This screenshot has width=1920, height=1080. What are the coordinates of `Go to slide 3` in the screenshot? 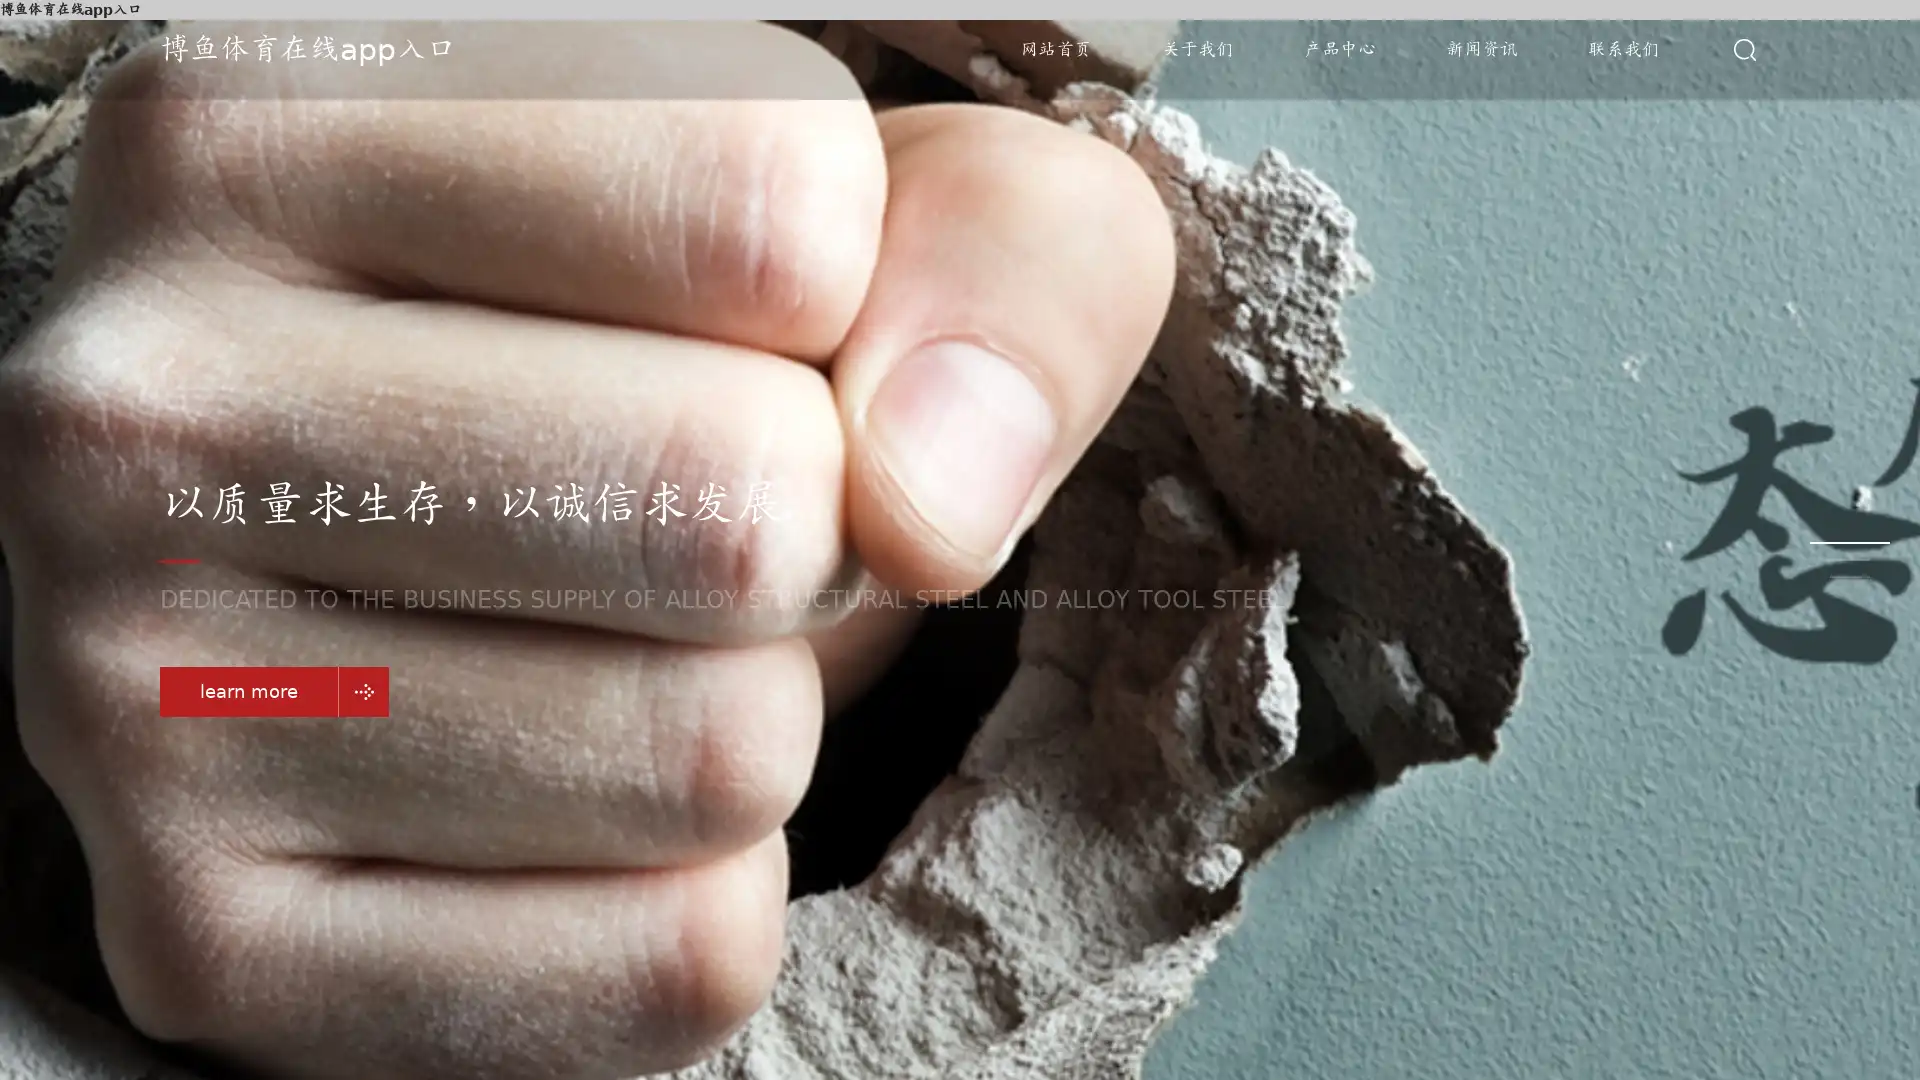 It's located at (1848, 577).